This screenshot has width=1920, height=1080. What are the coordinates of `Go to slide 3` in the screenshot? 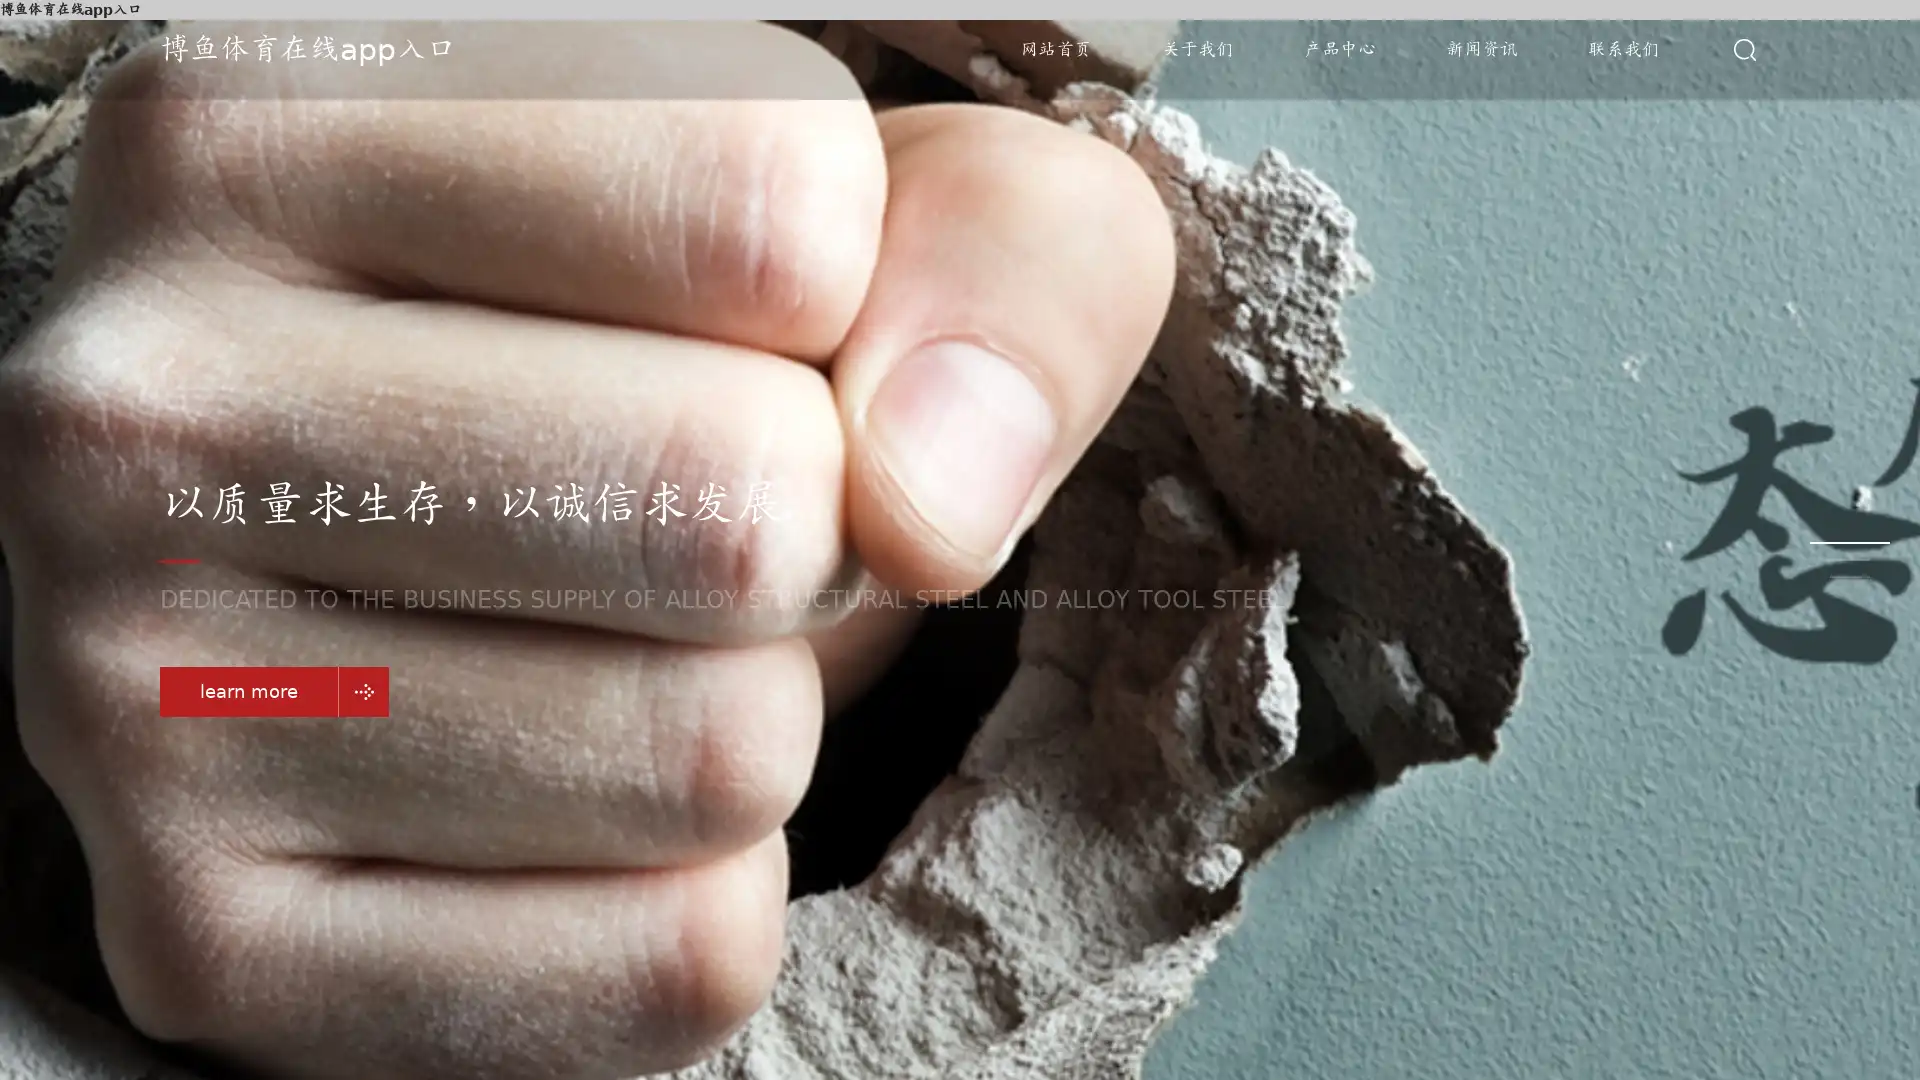 It's located at (1848, 577).